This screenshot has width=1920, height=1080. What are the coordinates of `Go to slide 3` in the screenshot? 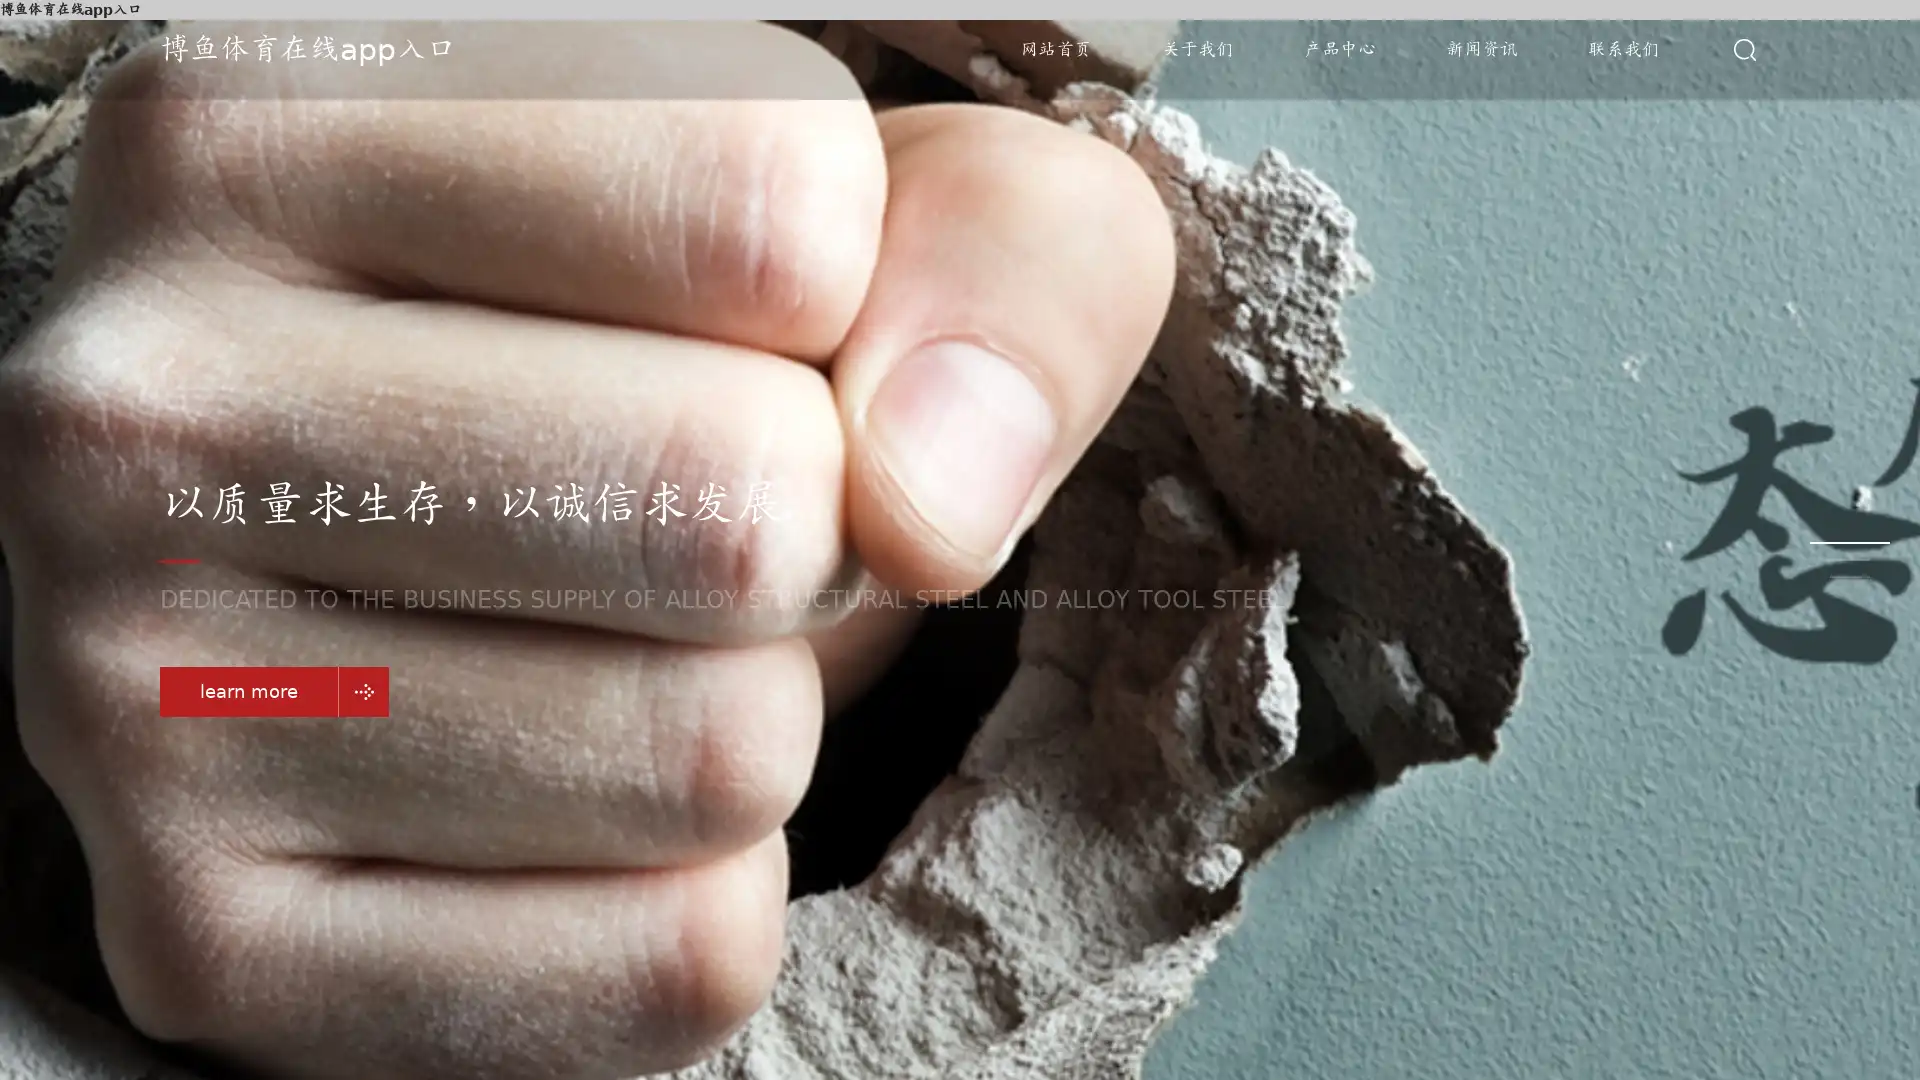 It's located at (1848, 577).